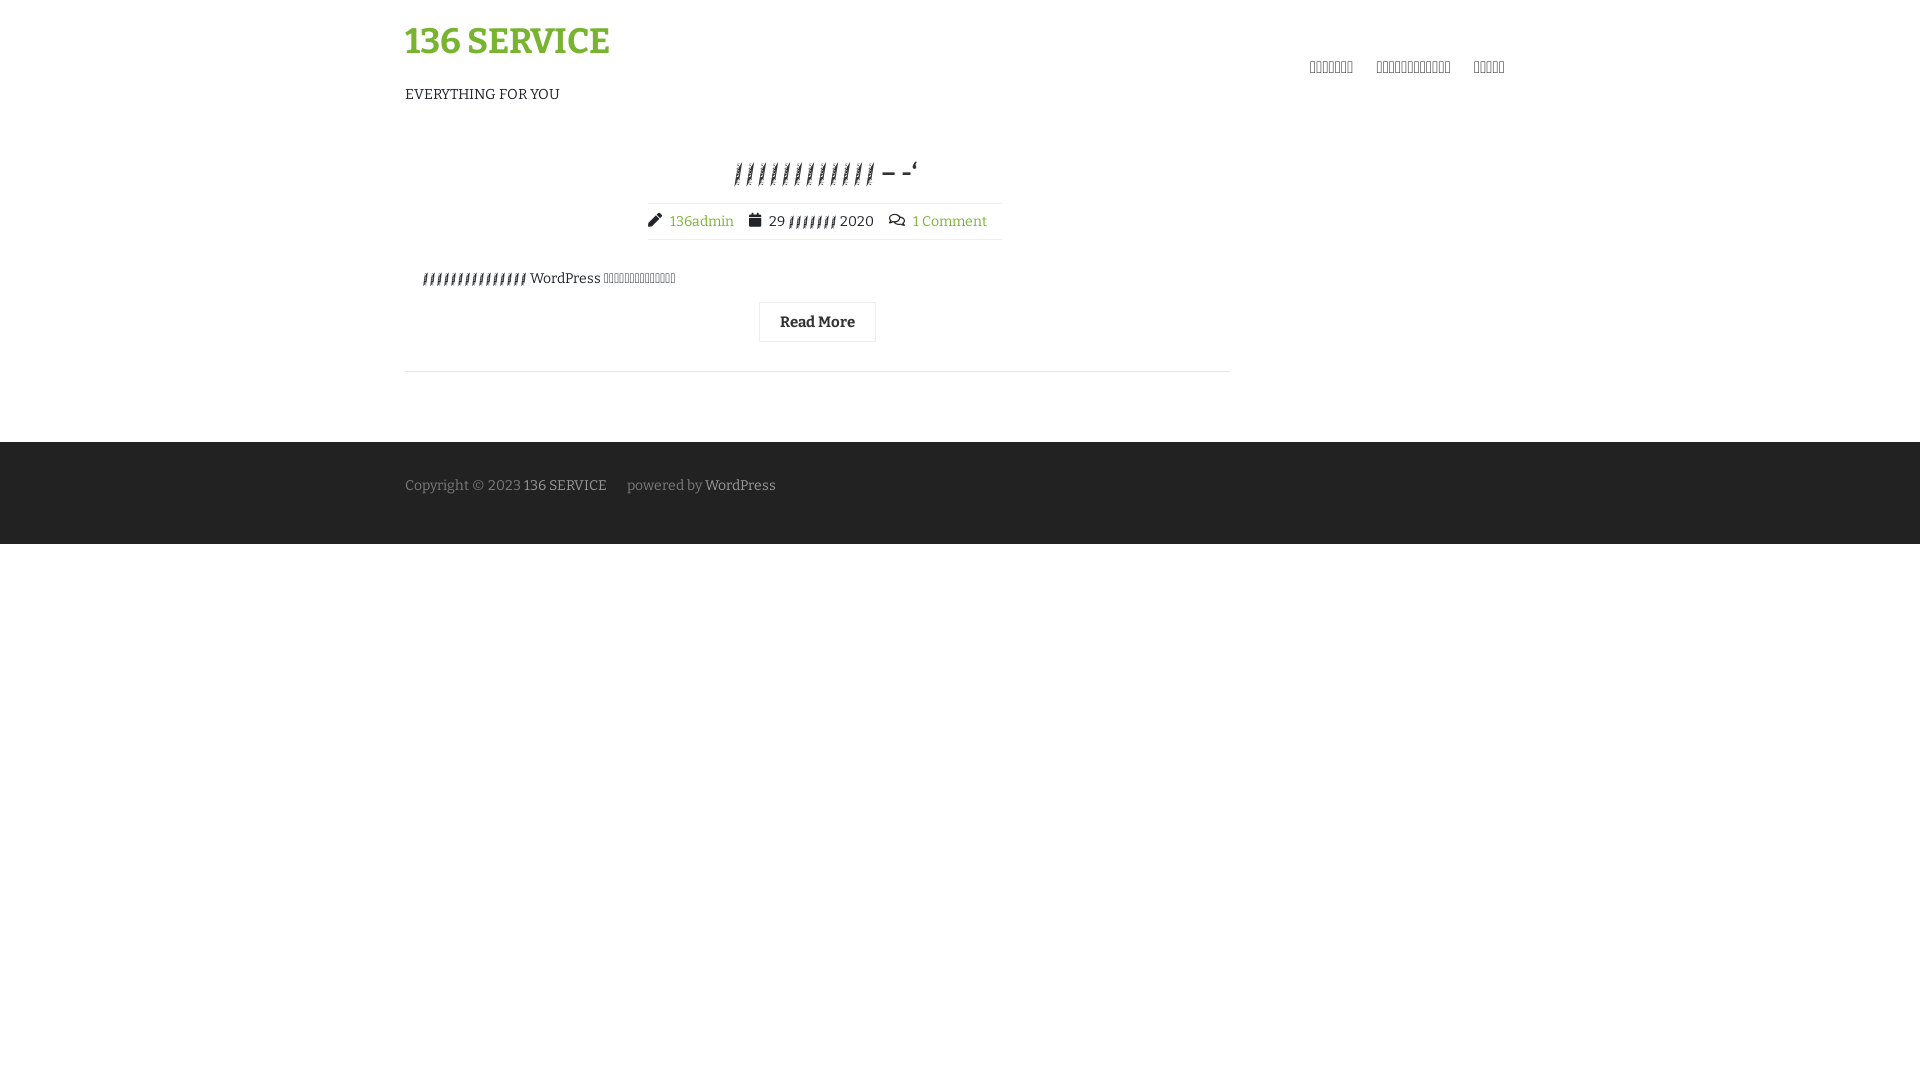  I want to click on 'WordPress', so click(739, 485).